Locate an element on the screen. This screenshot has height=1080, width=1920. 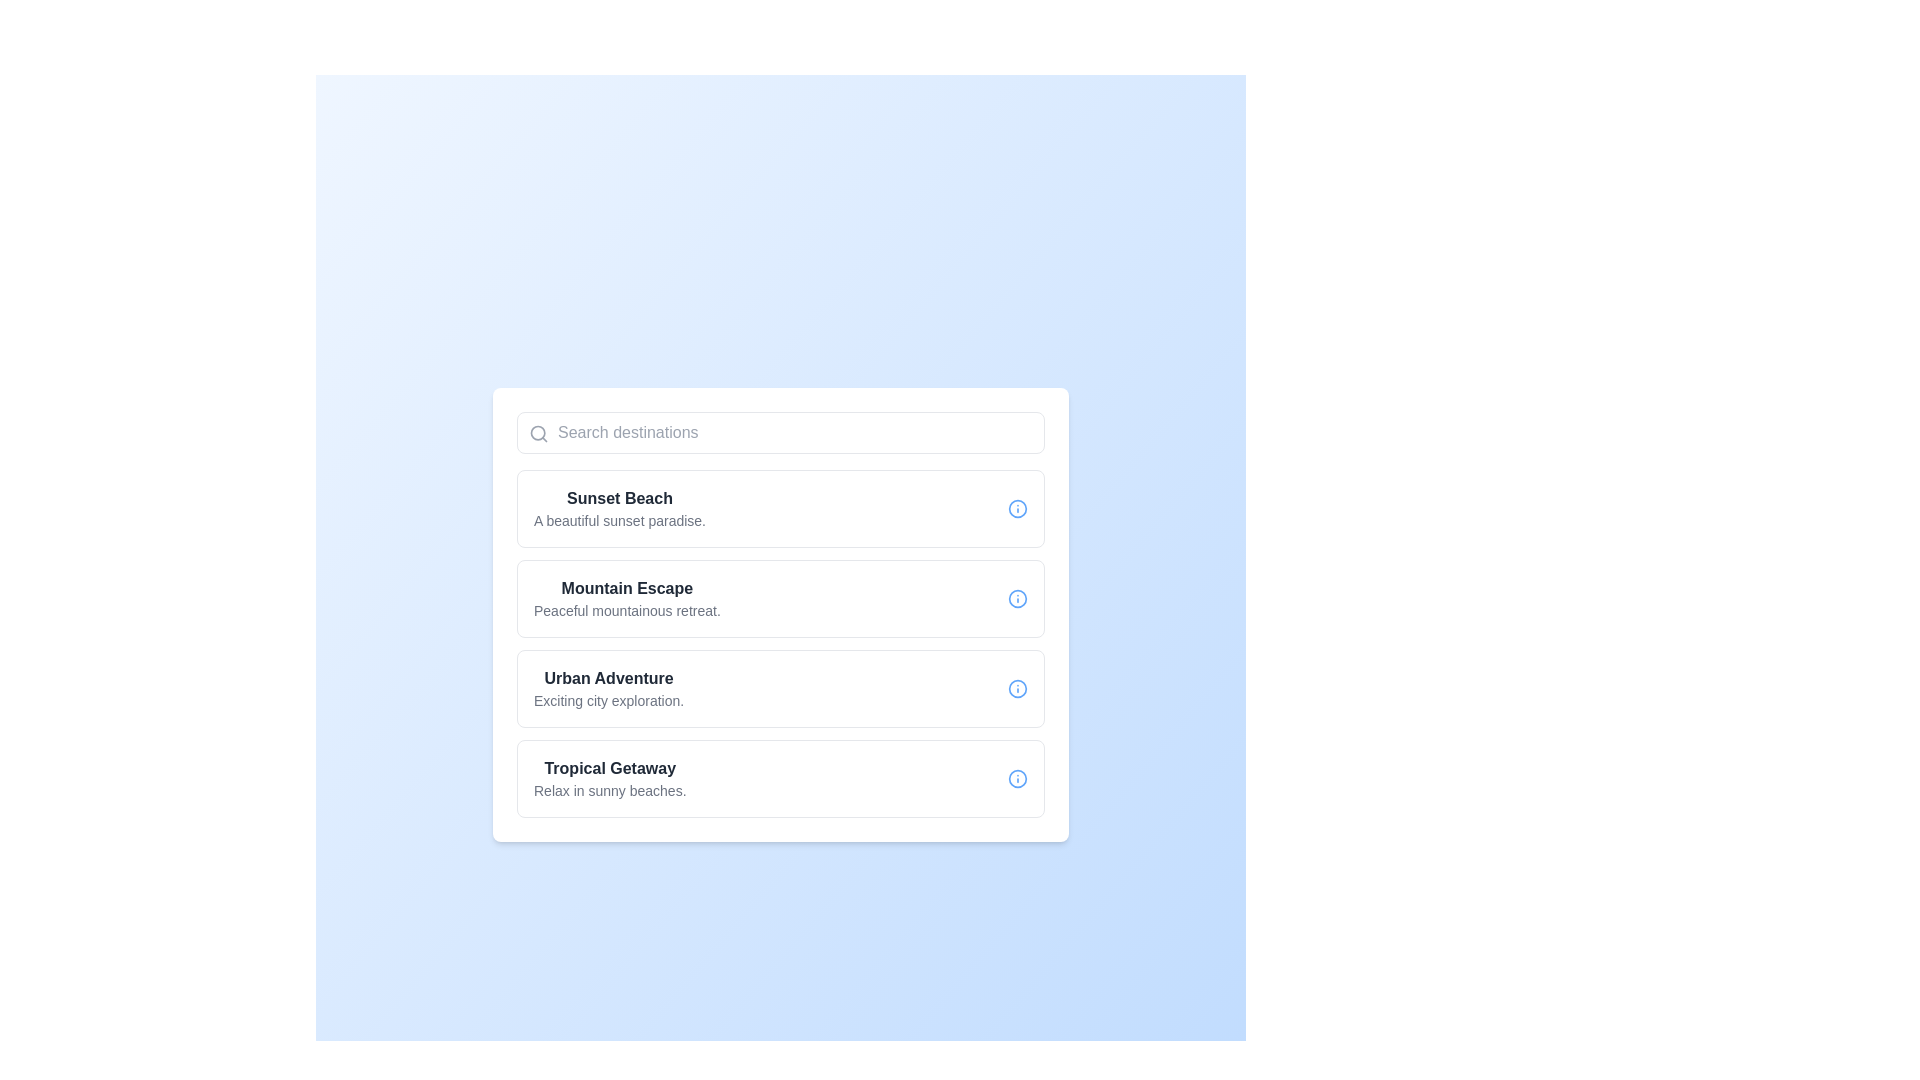
the bold text label 'Tropical Getaway', which is the fourth item in a list of destination options is located at coordinates (609, 767).